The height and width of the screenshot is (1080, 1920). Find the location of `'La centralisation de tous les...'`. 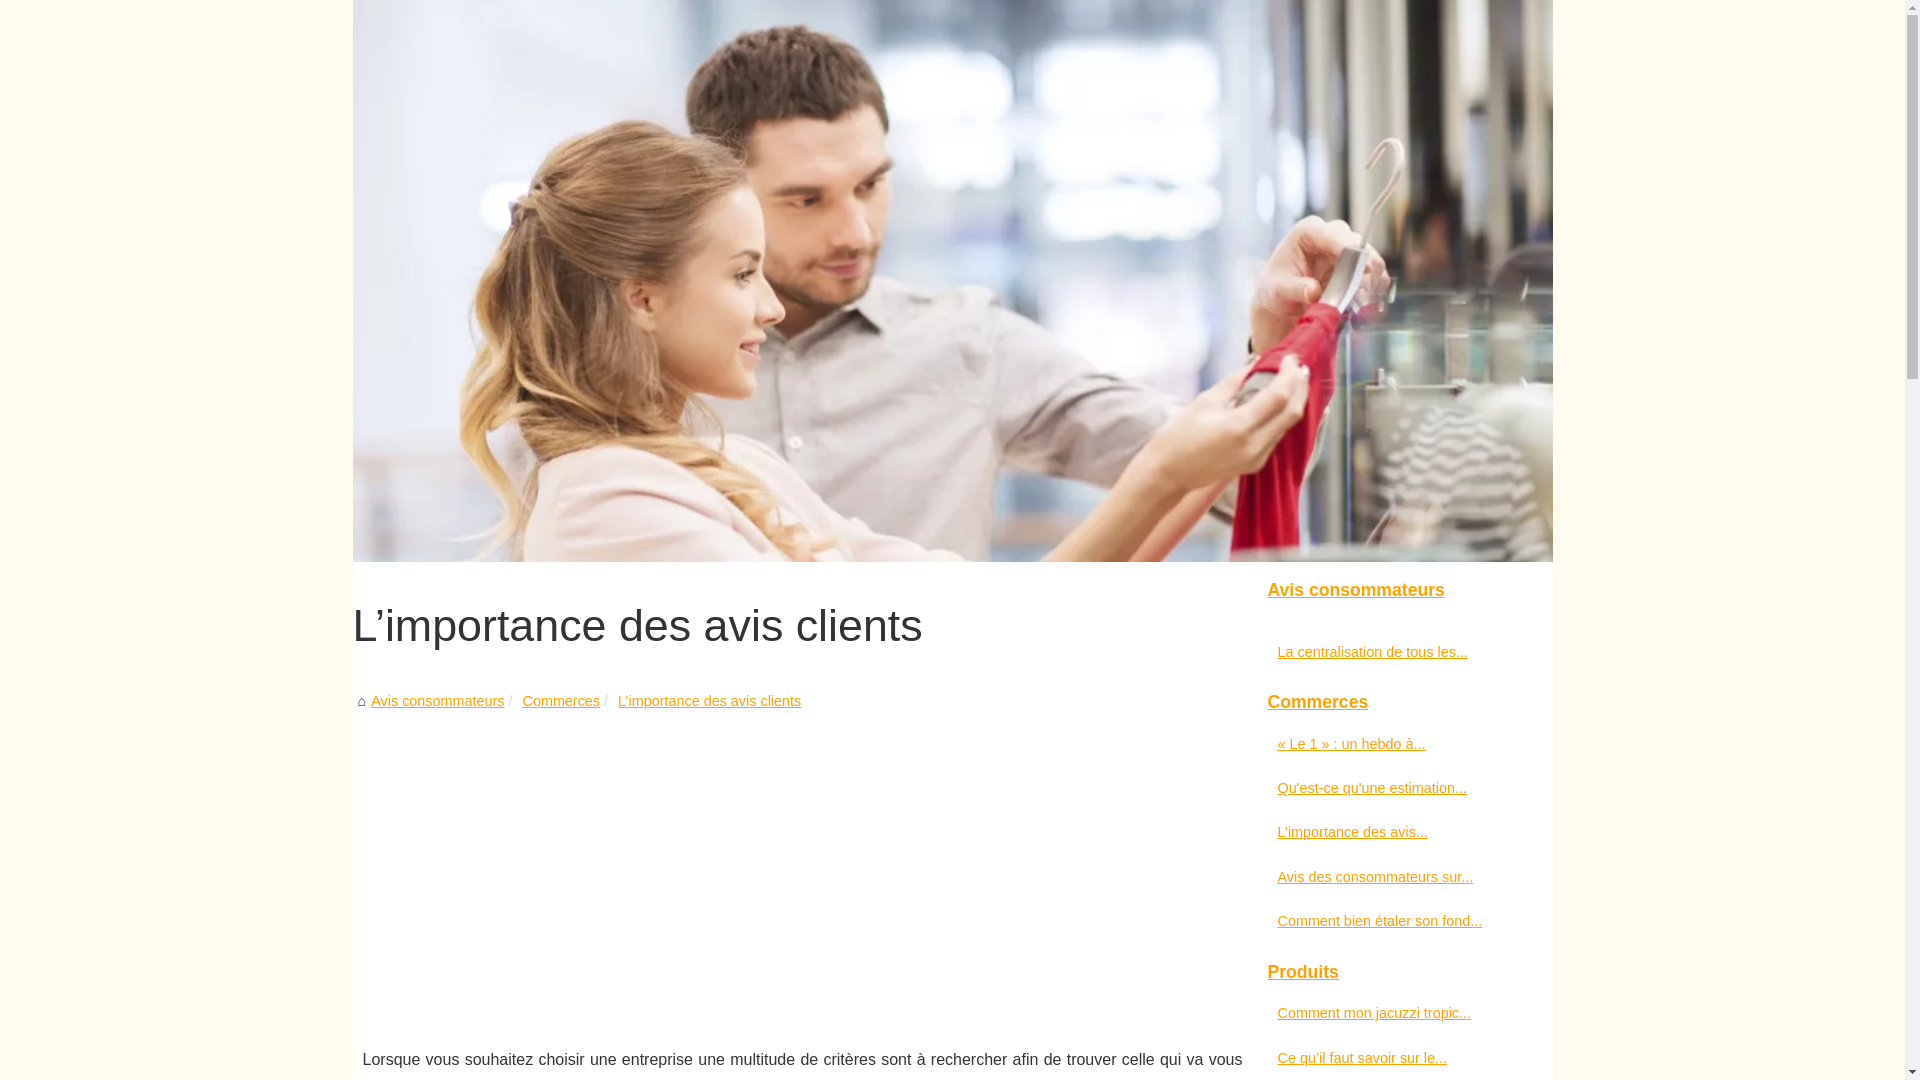

'La centralisation de tous les...' is located at coordinates (1271, 651).